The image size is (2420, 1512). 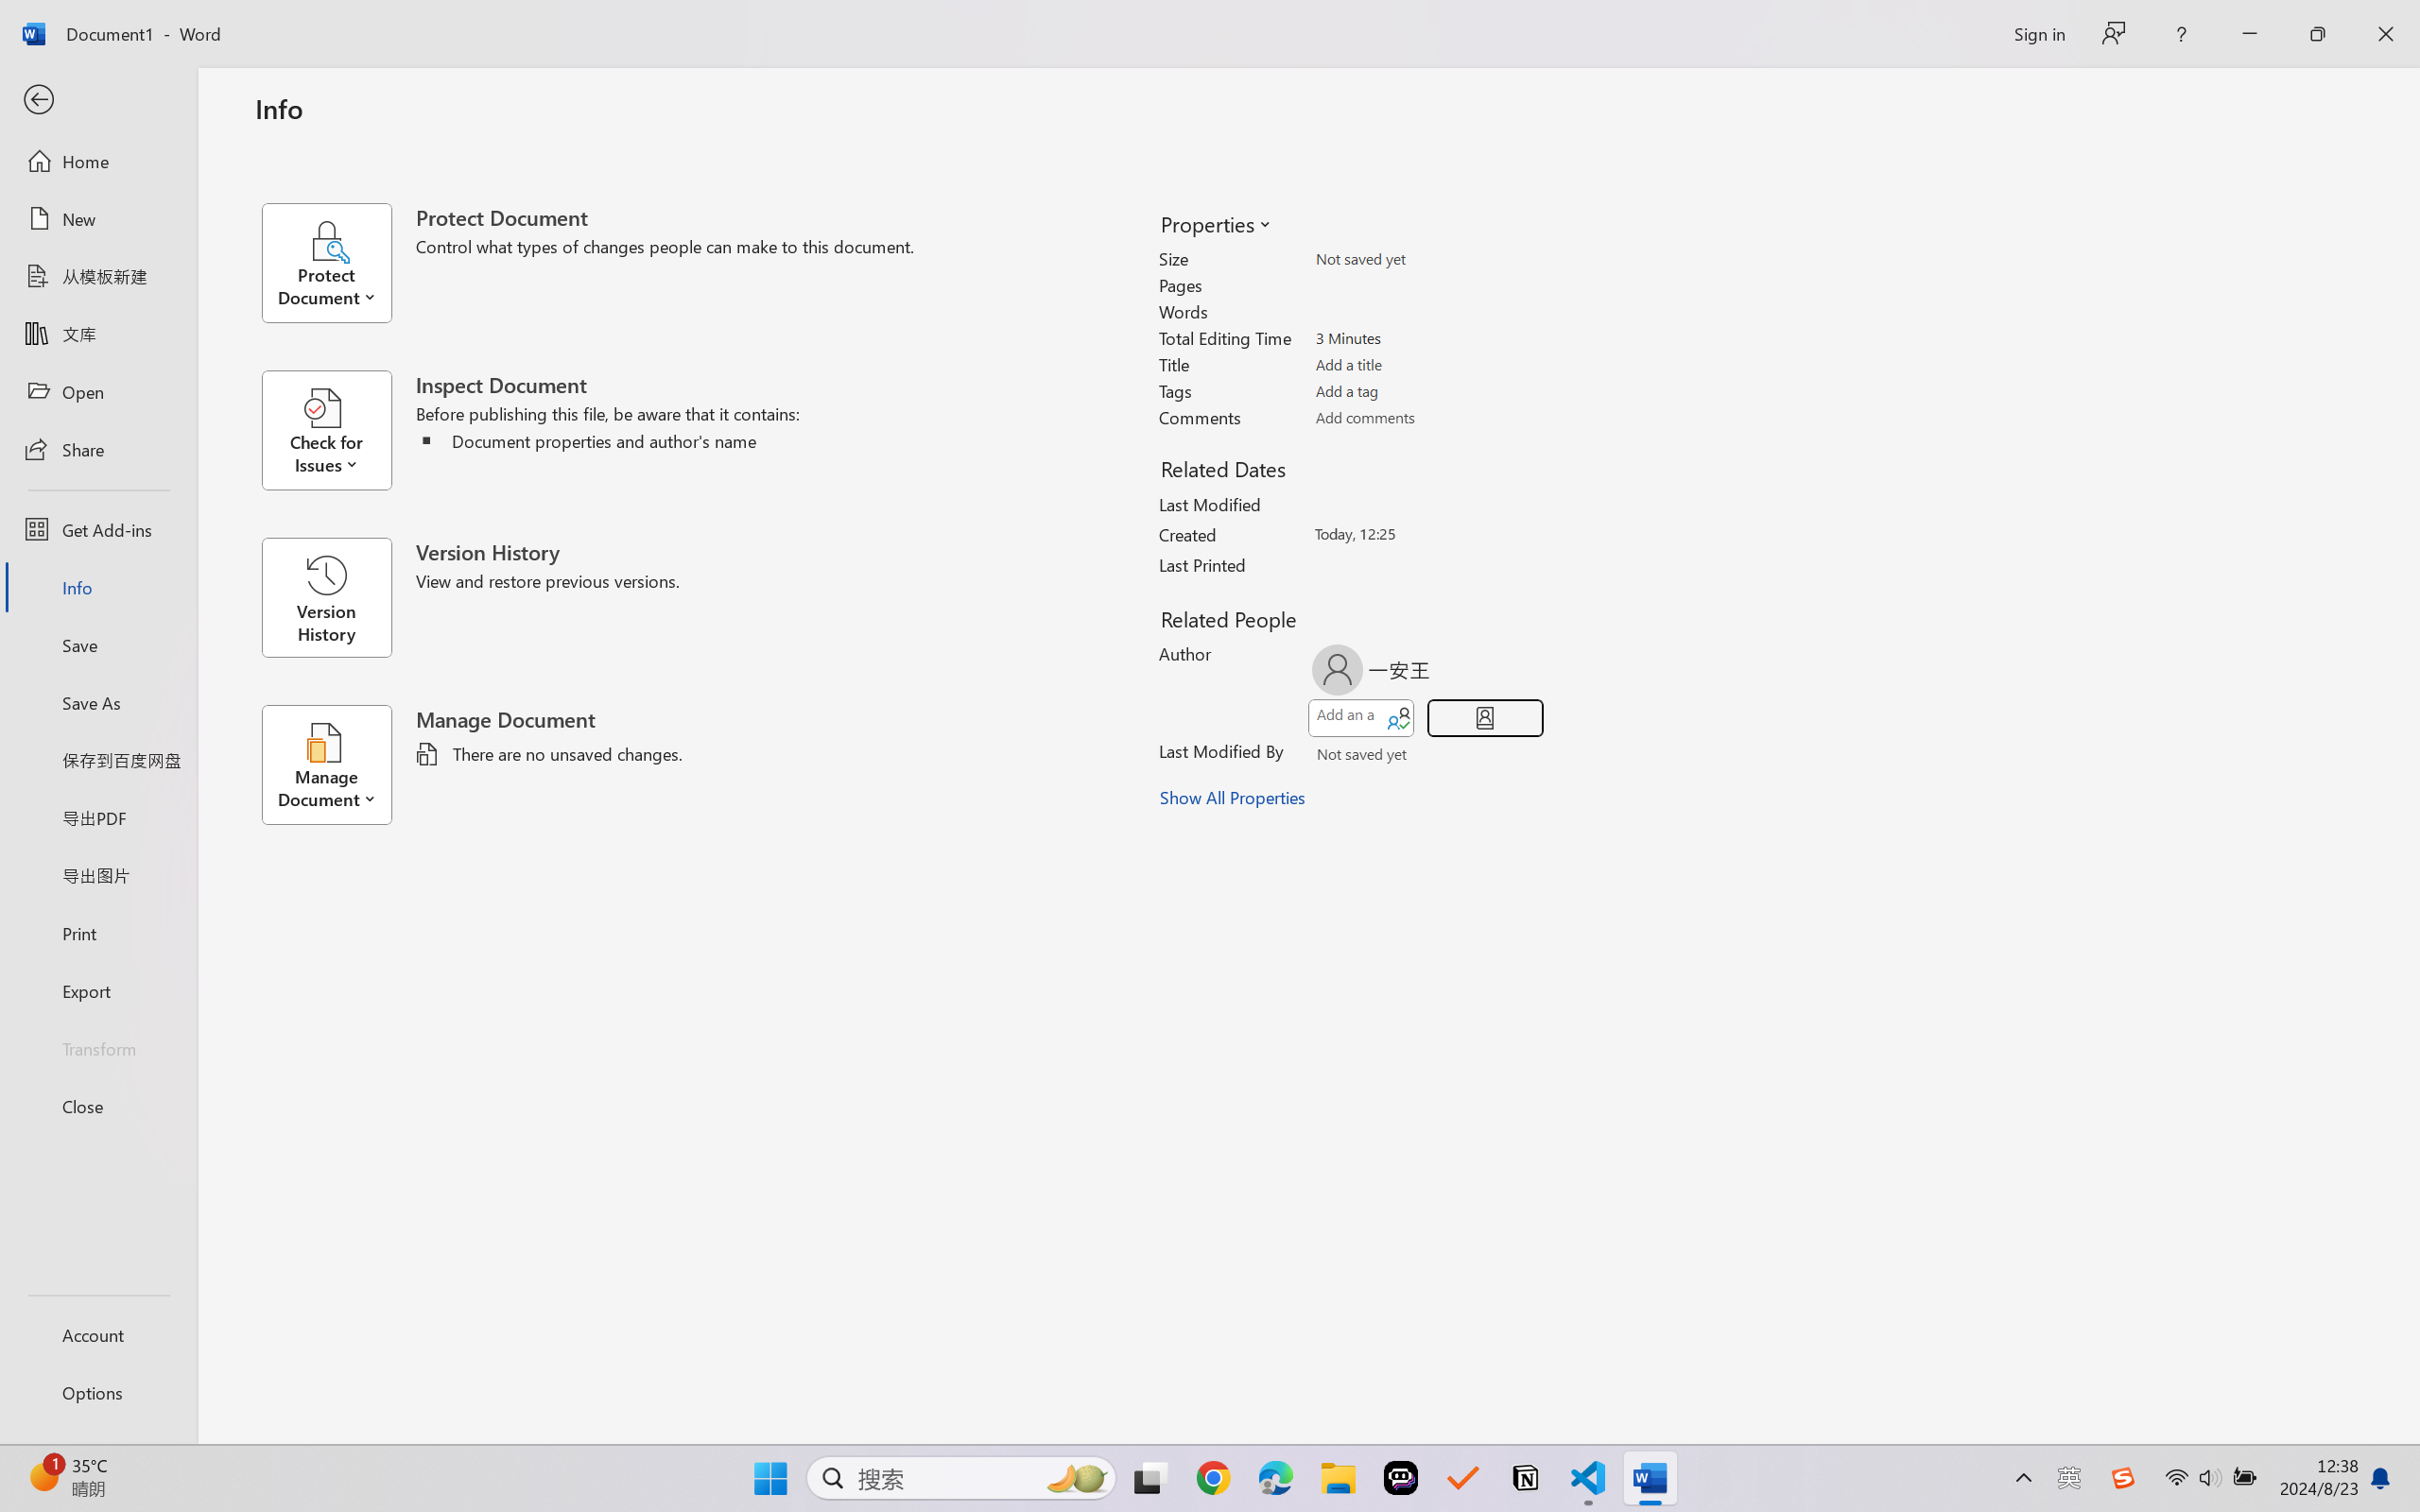 I want to click on 'Tags', so click(x=1426, y=390).